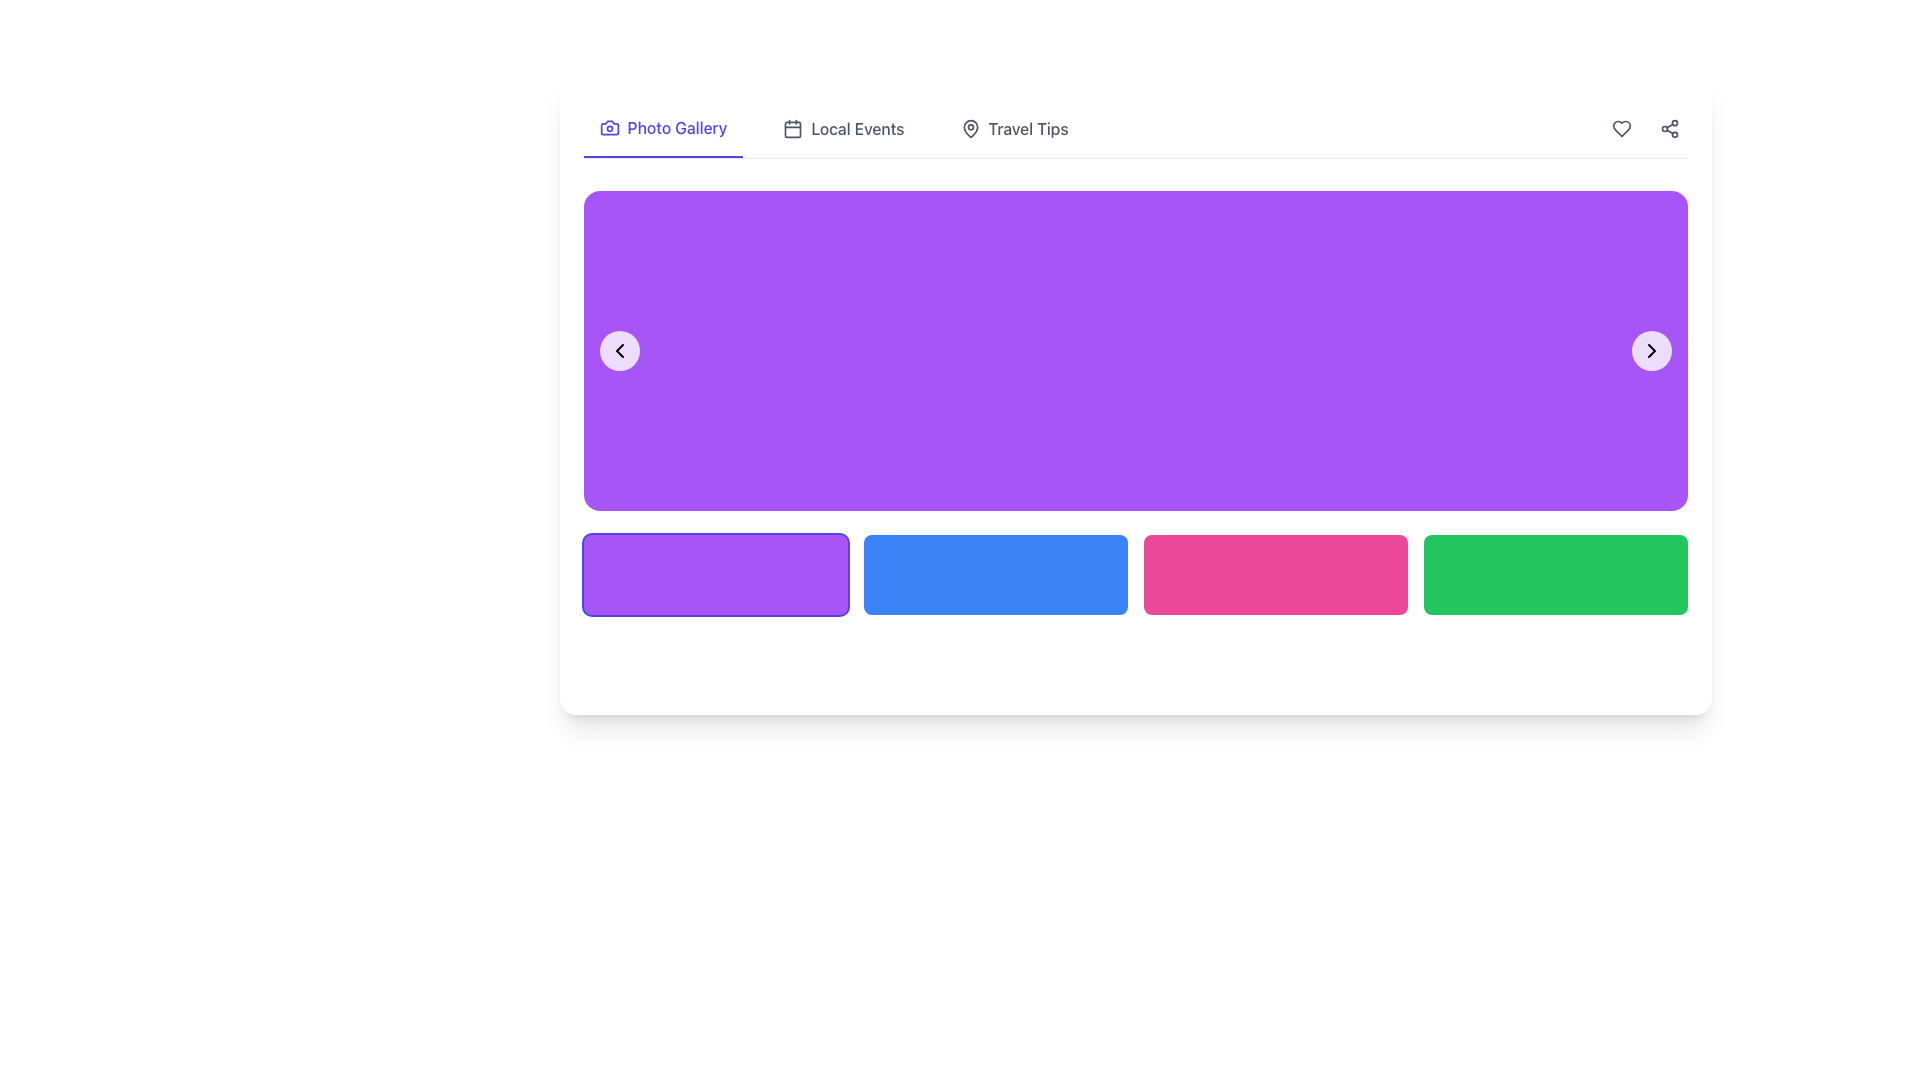 This screenshot has height=1080, width=1920. What do you see at coordinates (1651, 350) in the screenshot?
I see `the right-pointing chevron arrow icon located in a circular semi-transparent white button on the right side of a large purple content area to trigger visual feedback` at bounding box center [1651, 350].